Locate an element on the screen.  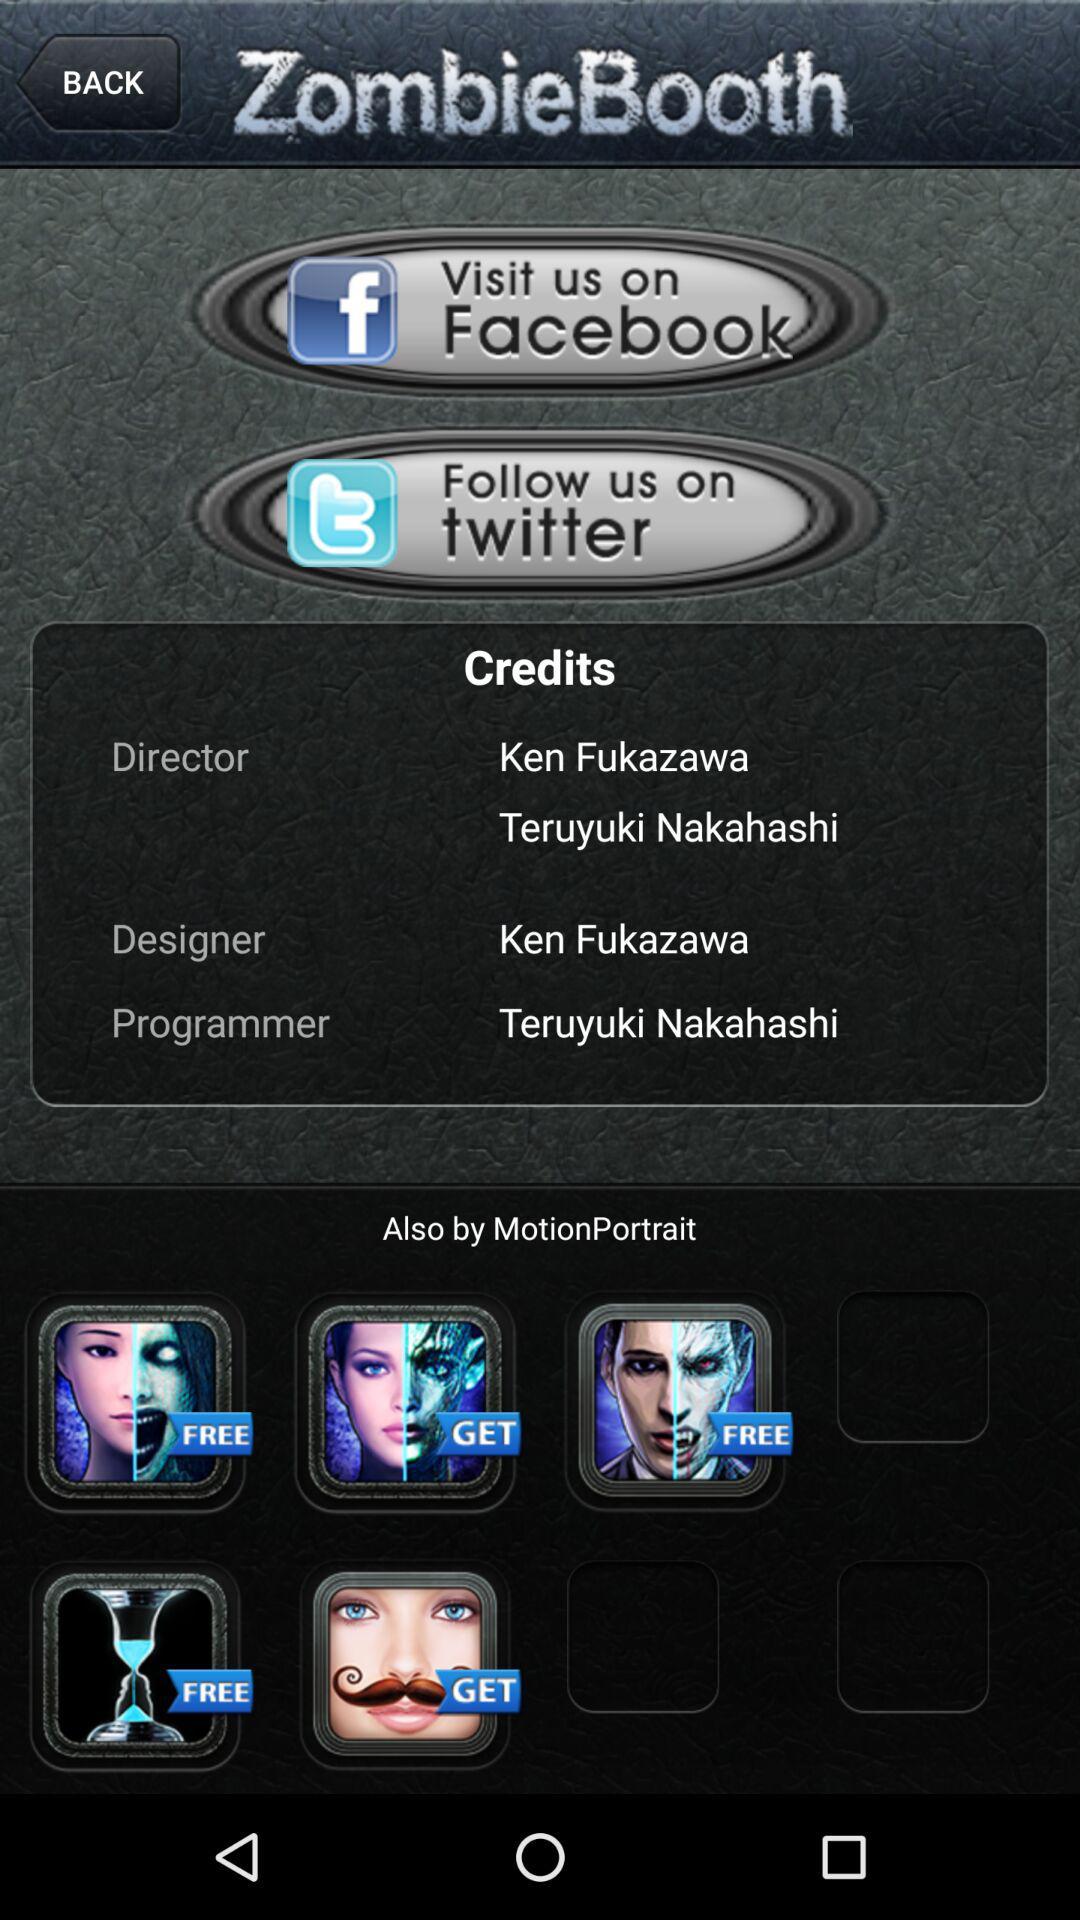
buy a character is located at coordinates (405, 1400).